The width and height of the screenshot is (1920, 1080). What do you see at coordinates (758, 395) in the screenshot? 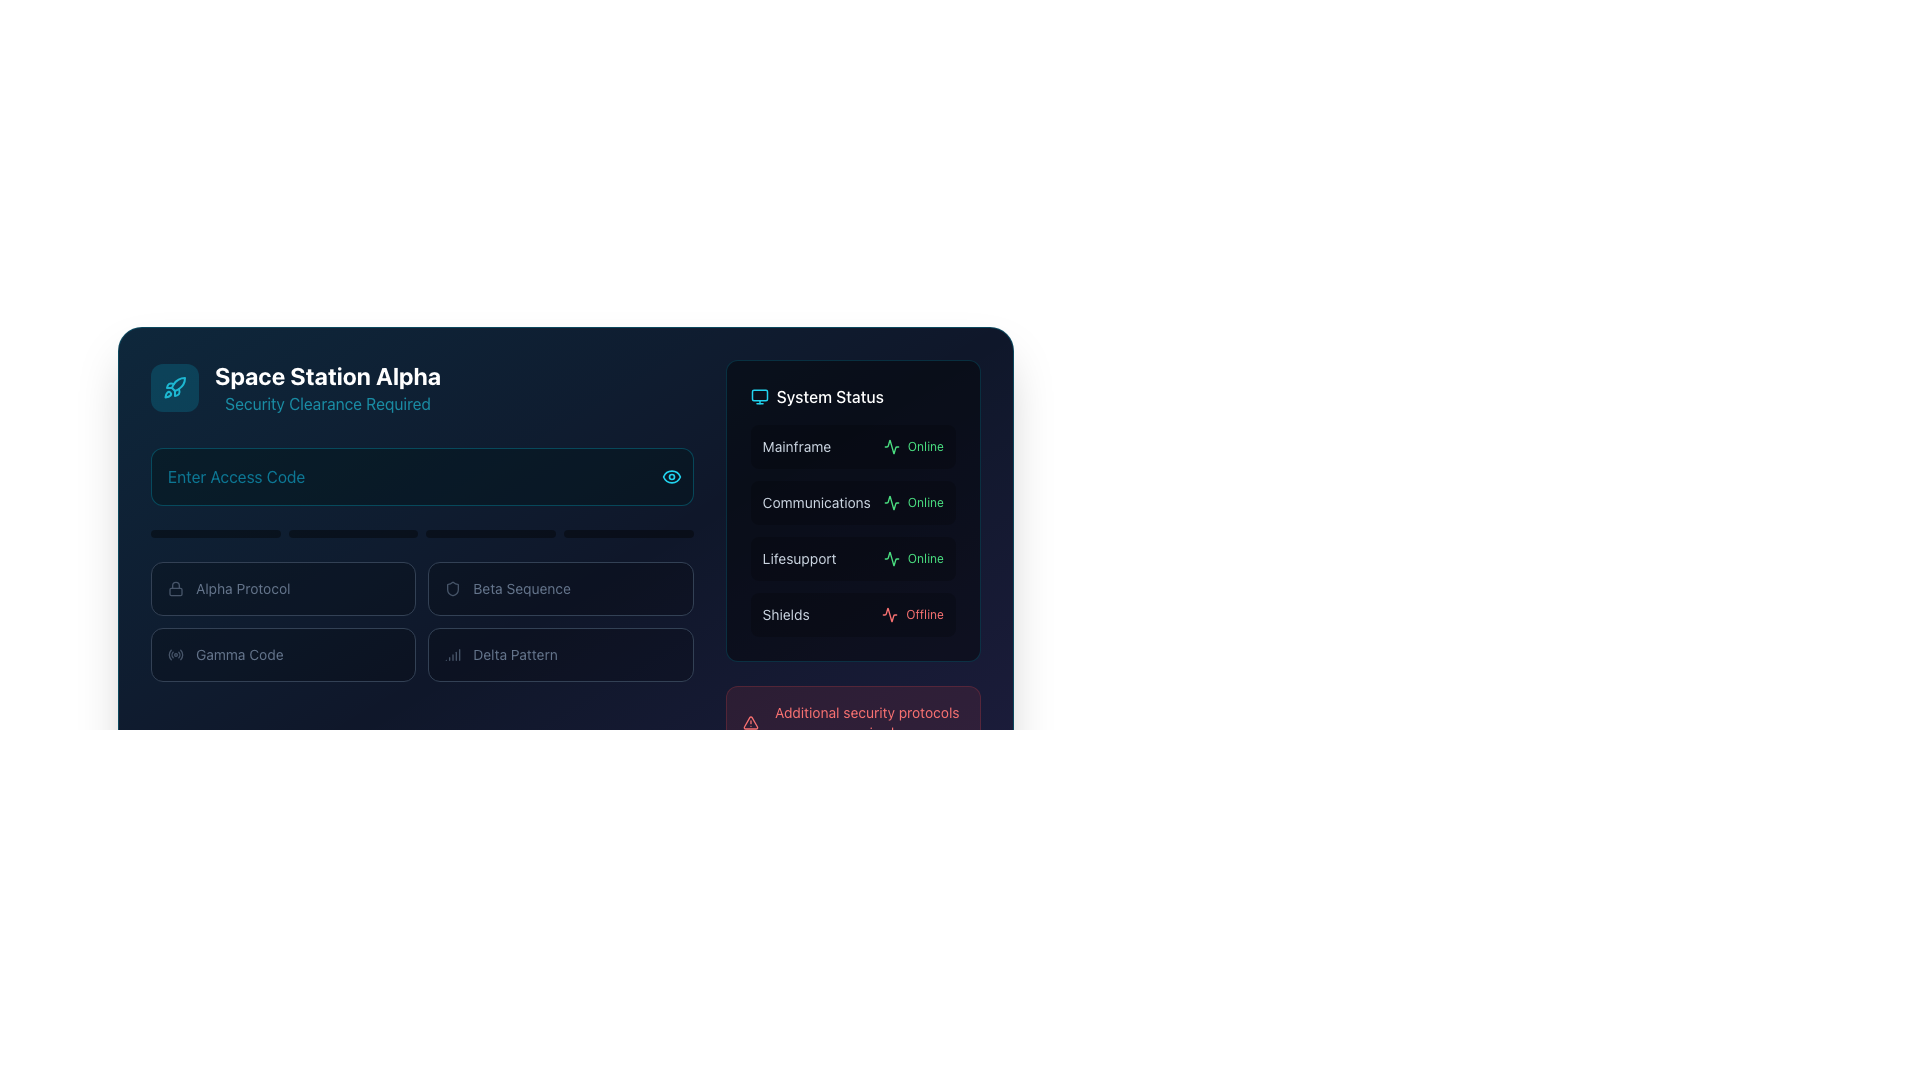
I see `the graphical component of the monitor icon within the system status section to trigger potential tooltips or interactions` at bounding box center [758, 395].